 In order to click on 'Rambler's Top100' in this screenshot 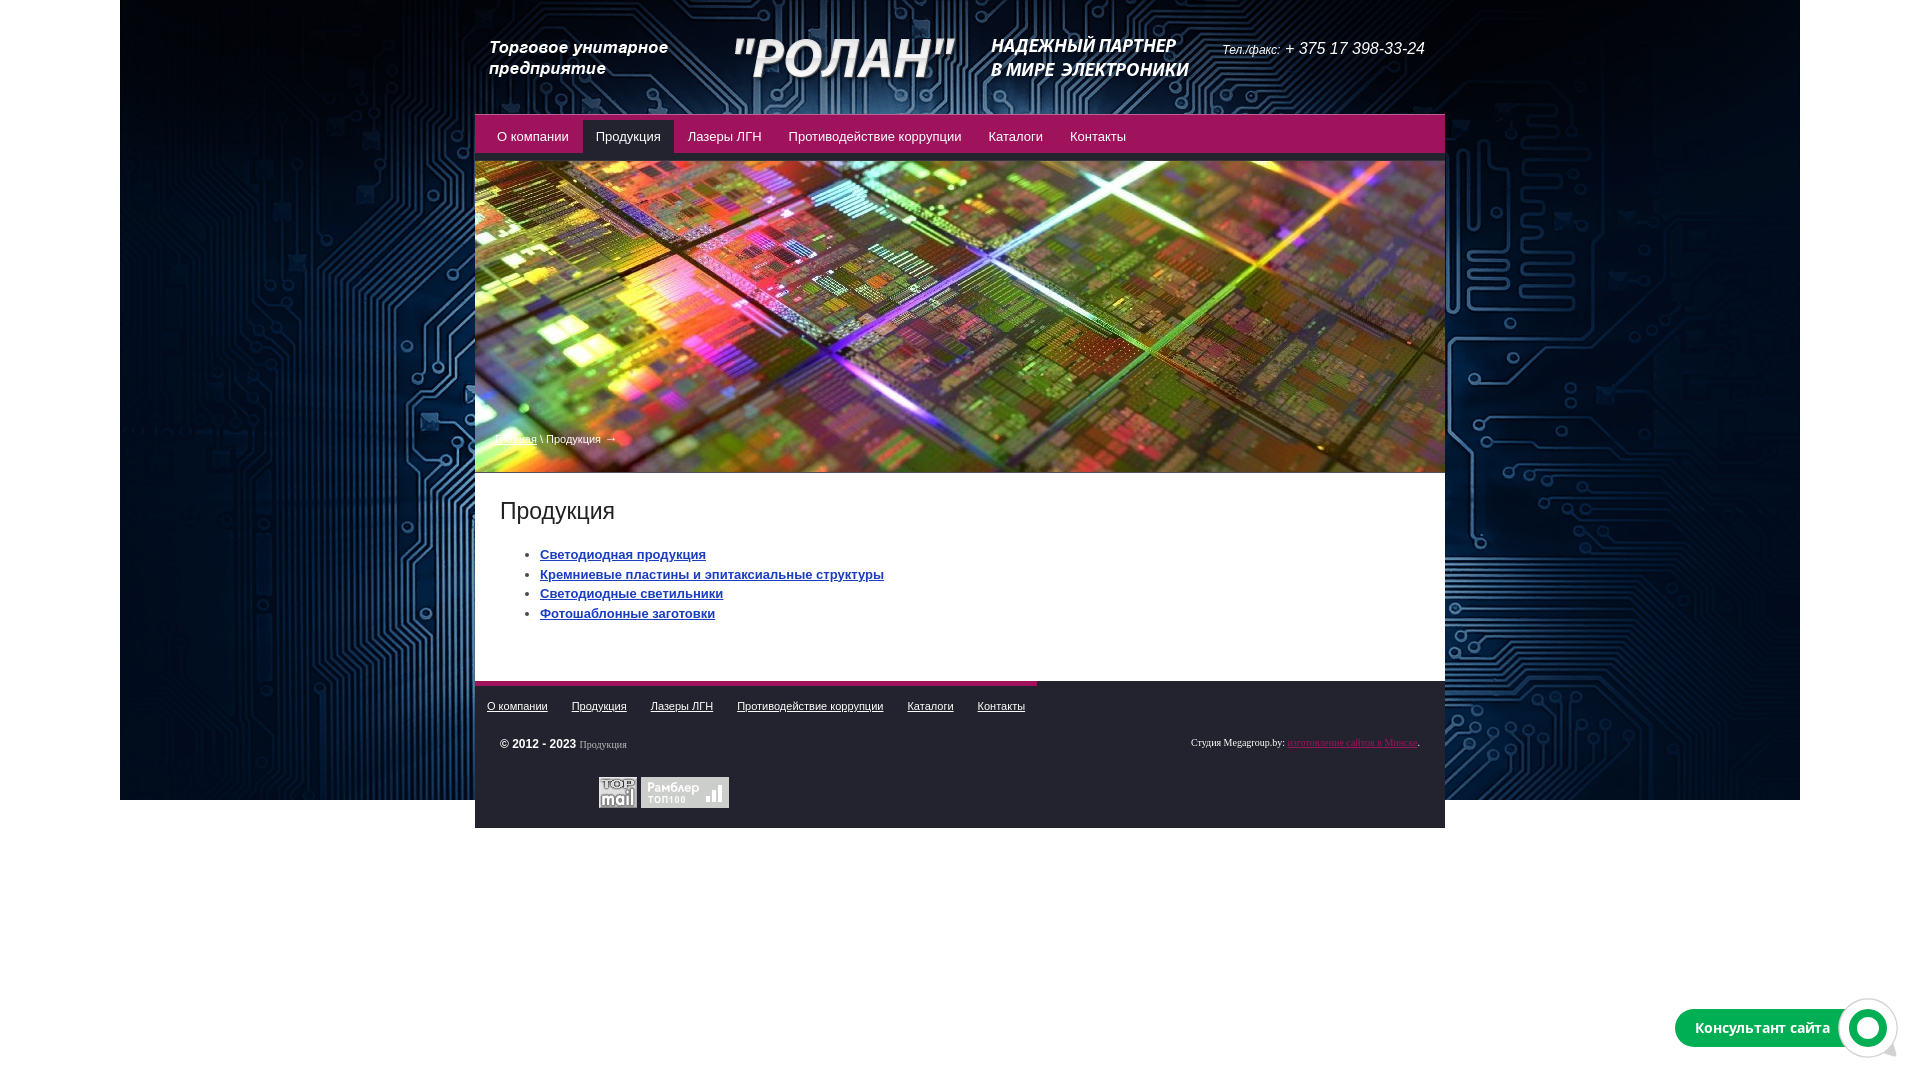, I will do `click(685, 791)`.